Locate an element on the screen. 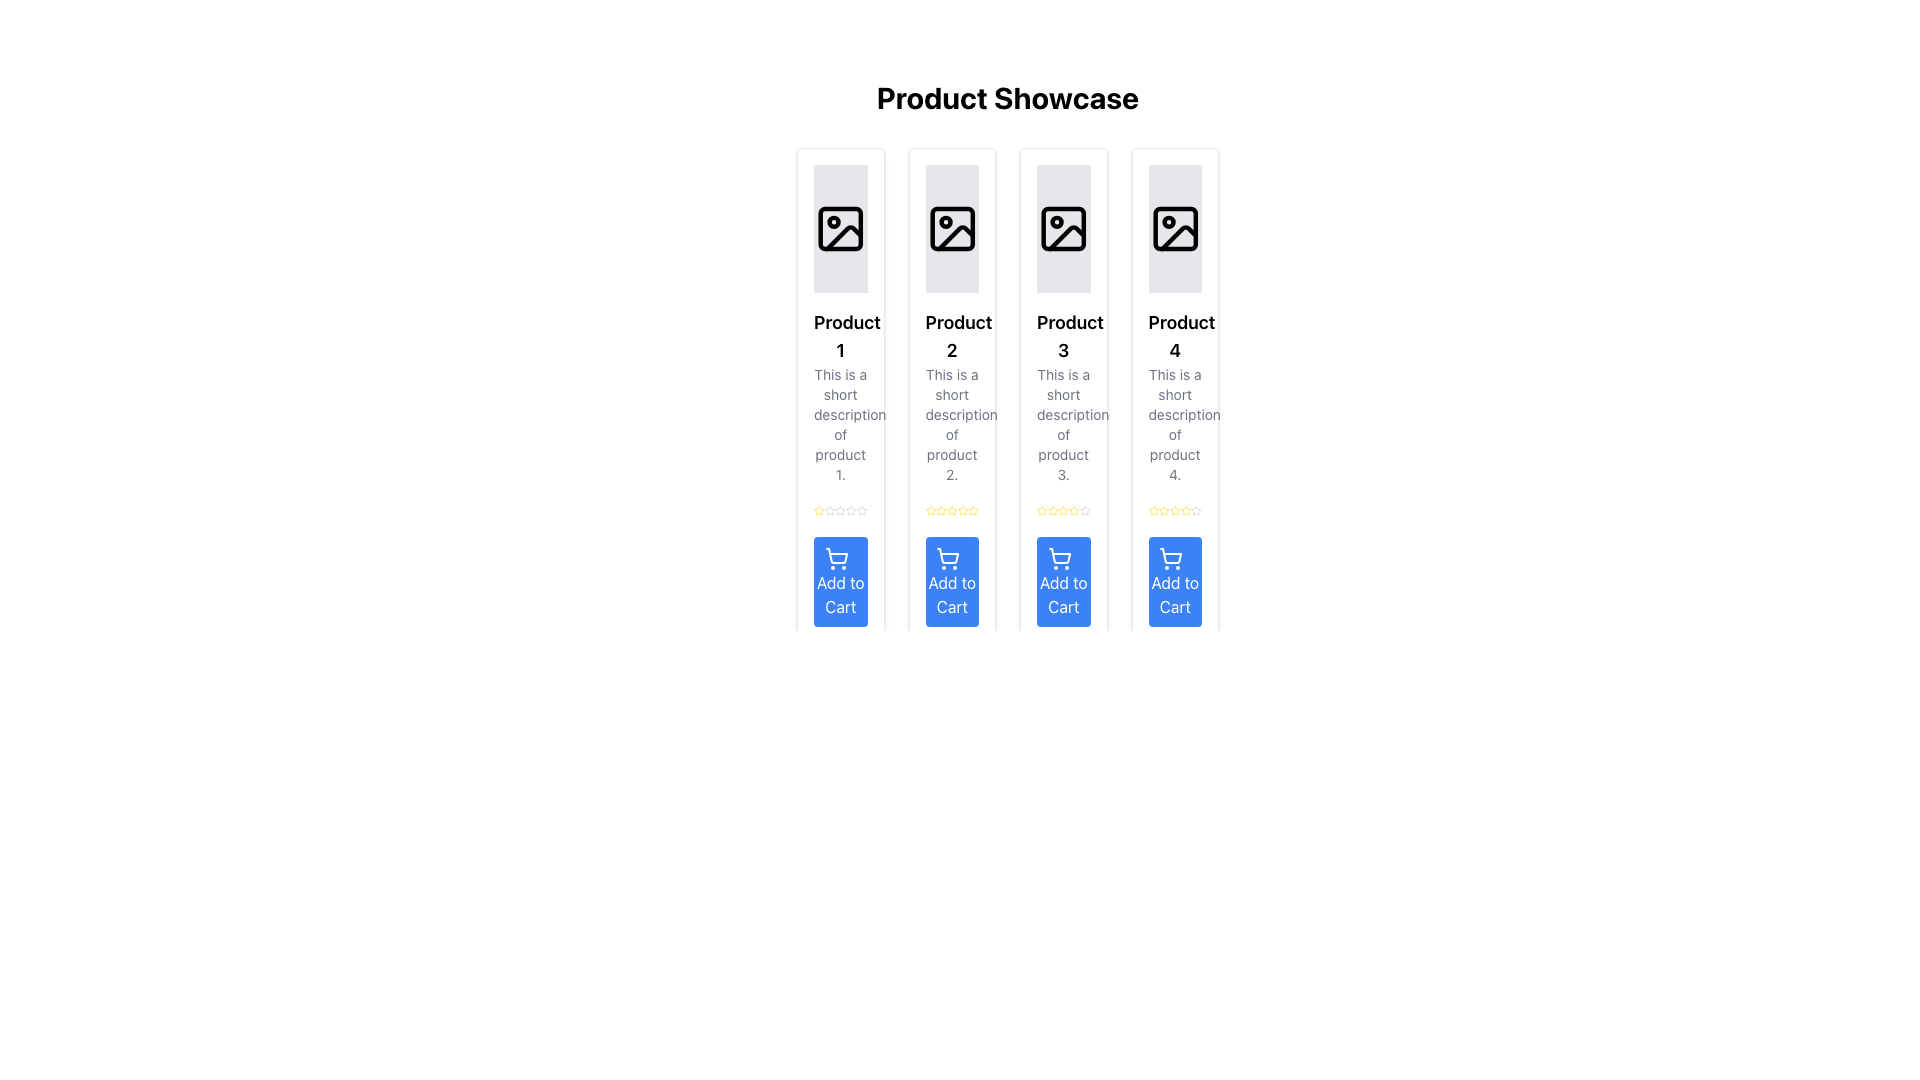  the second star in the five-point rating system for 'Product 3' to rate it is located at coordinates (1084, 509).